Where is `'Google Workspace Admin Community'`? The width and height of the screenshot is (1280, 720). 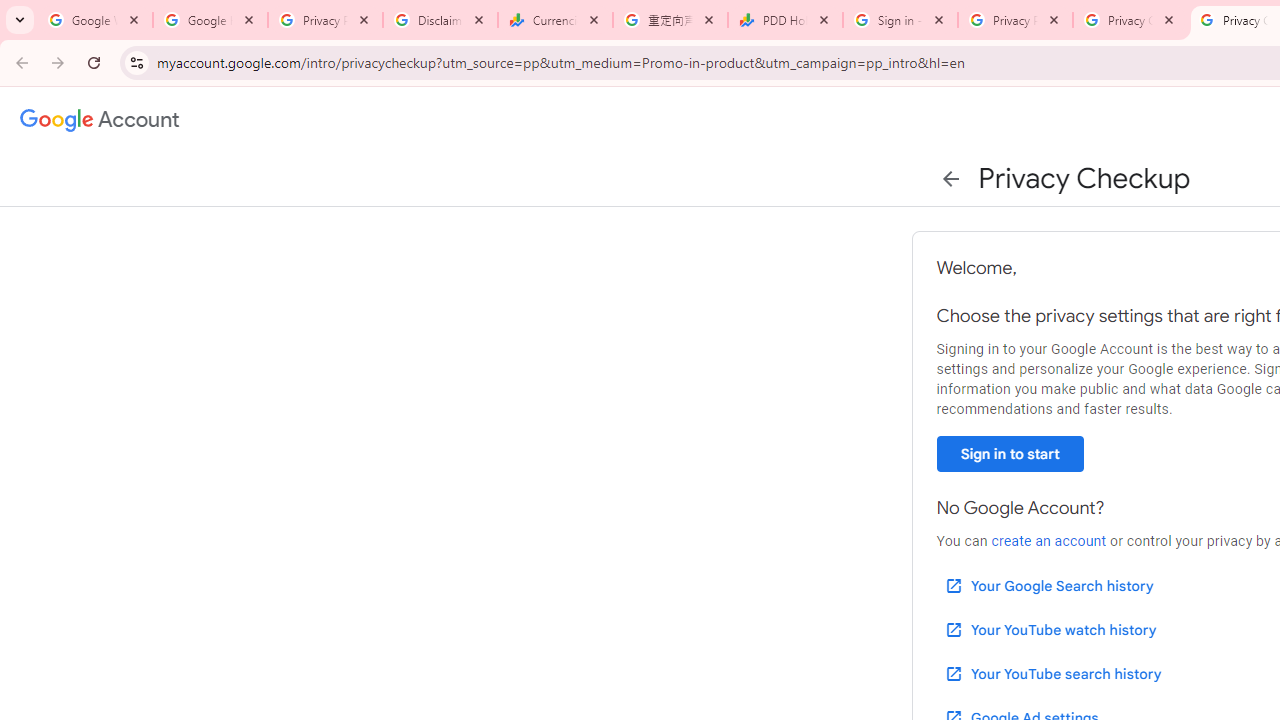
'Google Workspace Admin Community' is located at coordinates (94, 20).